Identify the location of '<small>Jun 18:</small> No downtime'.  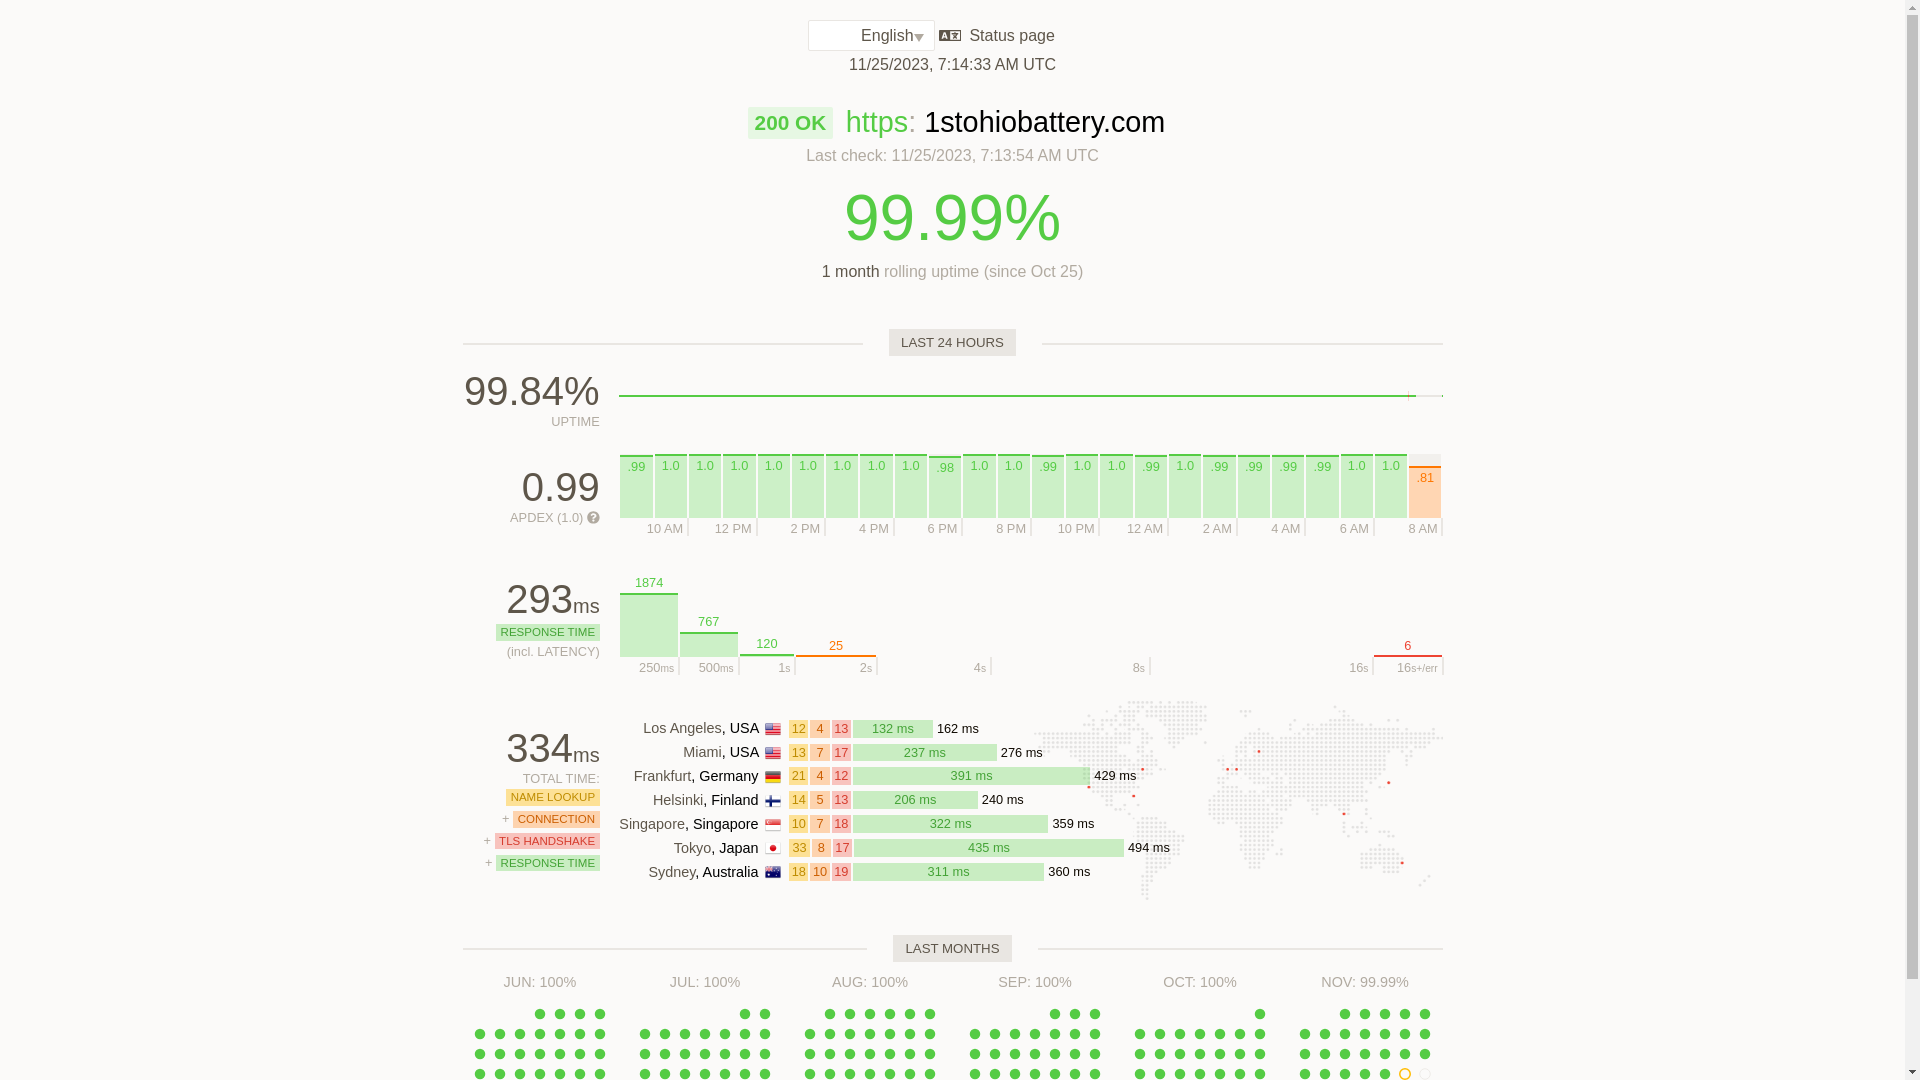
(599, 1052).